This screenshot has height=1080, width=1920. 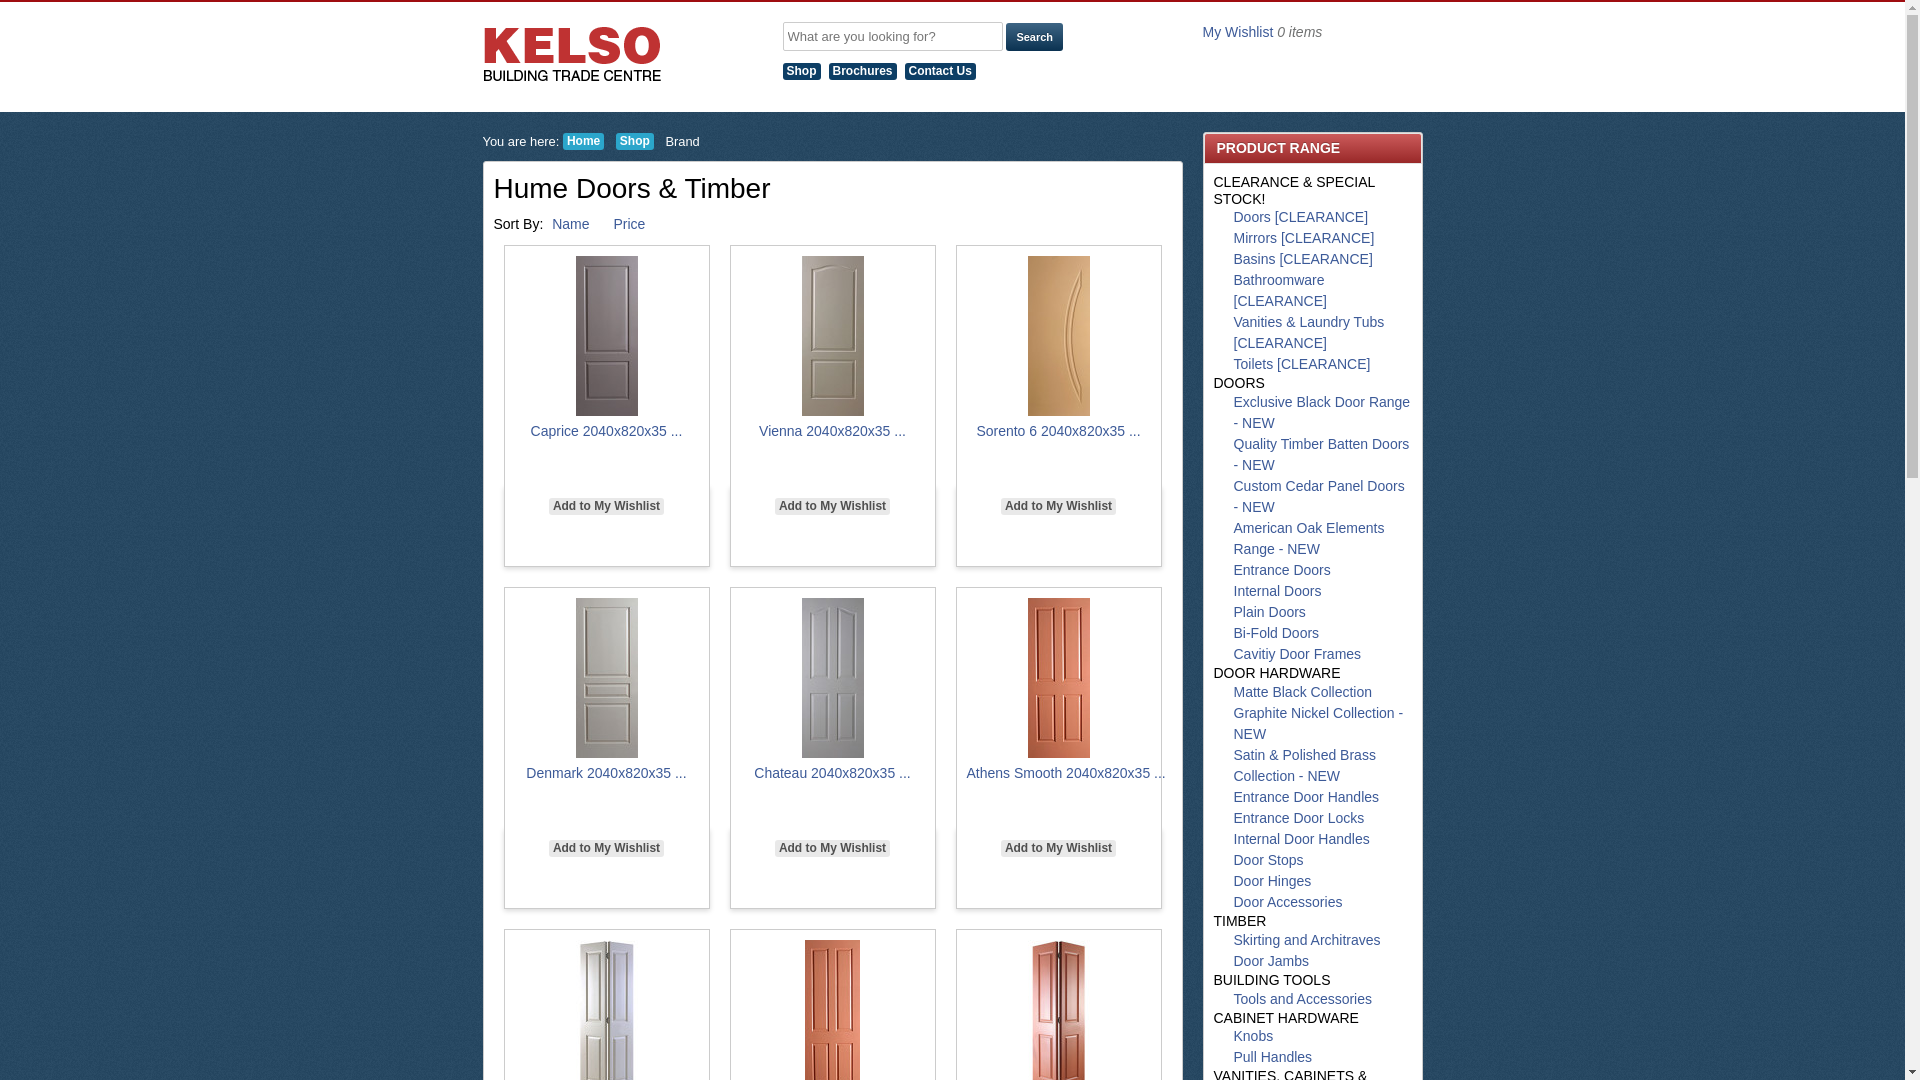 What do you see at coordinates (1261, 31) in the screenshot?
I see `'My Wishlist 0 items'` at bounding box center [1261, 31].